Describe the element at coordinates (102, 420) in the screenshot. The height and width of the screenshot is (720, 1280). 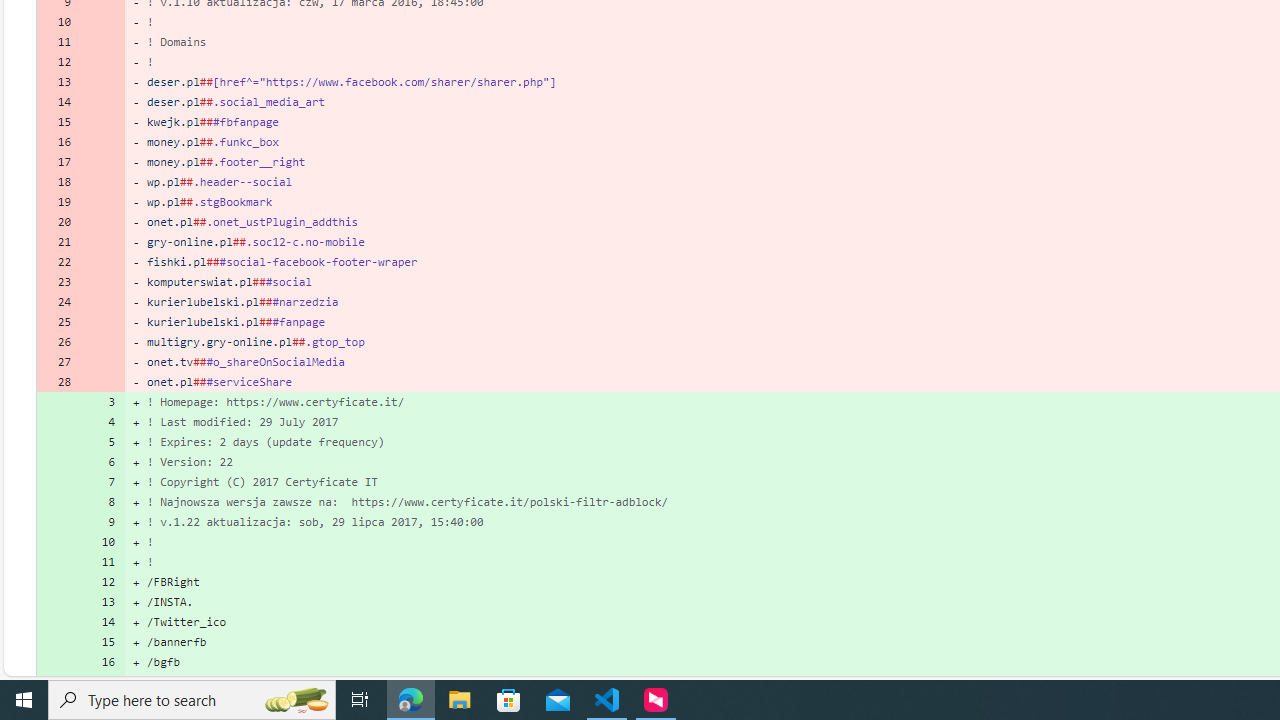
I see `'4'` at that location.